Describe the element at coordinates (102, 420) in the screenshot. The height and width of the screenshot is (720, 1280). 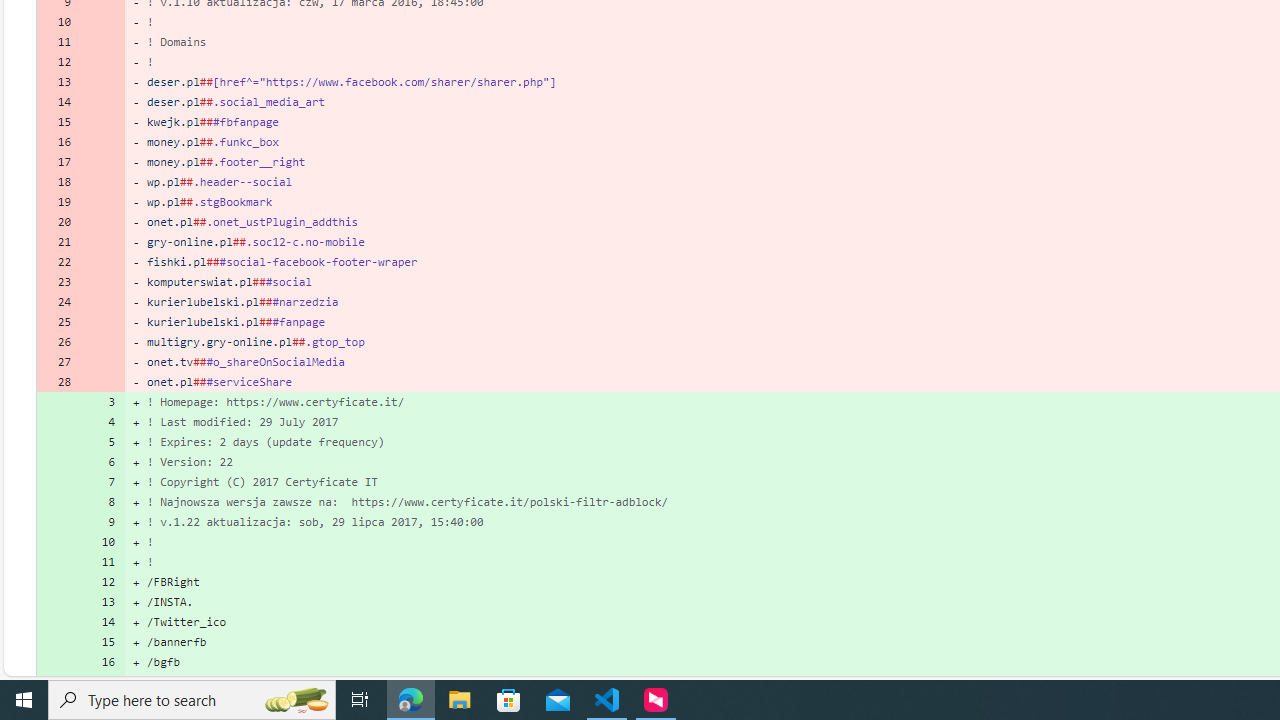
I see `'4'` at that location.